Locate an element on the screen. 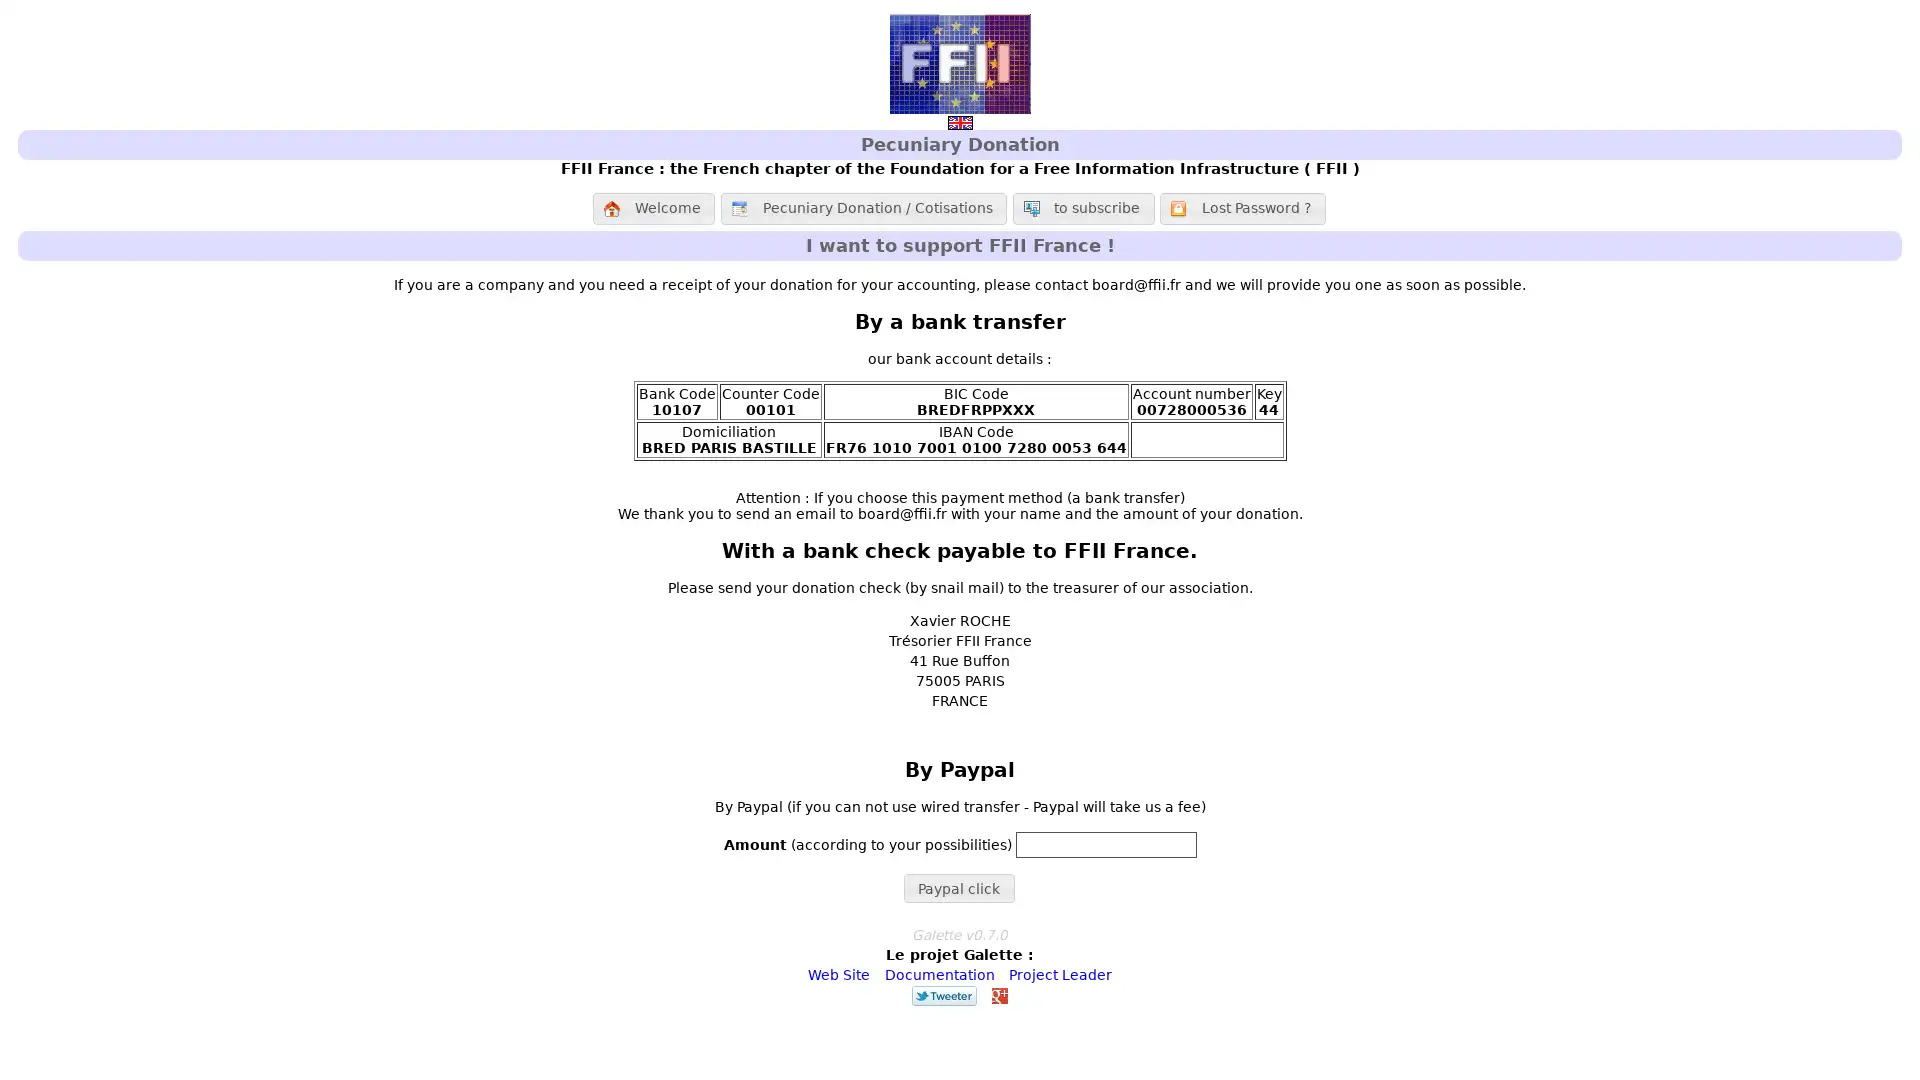 The image size is (1920, 1080). Paypal click is located at coordinates (957, 887).